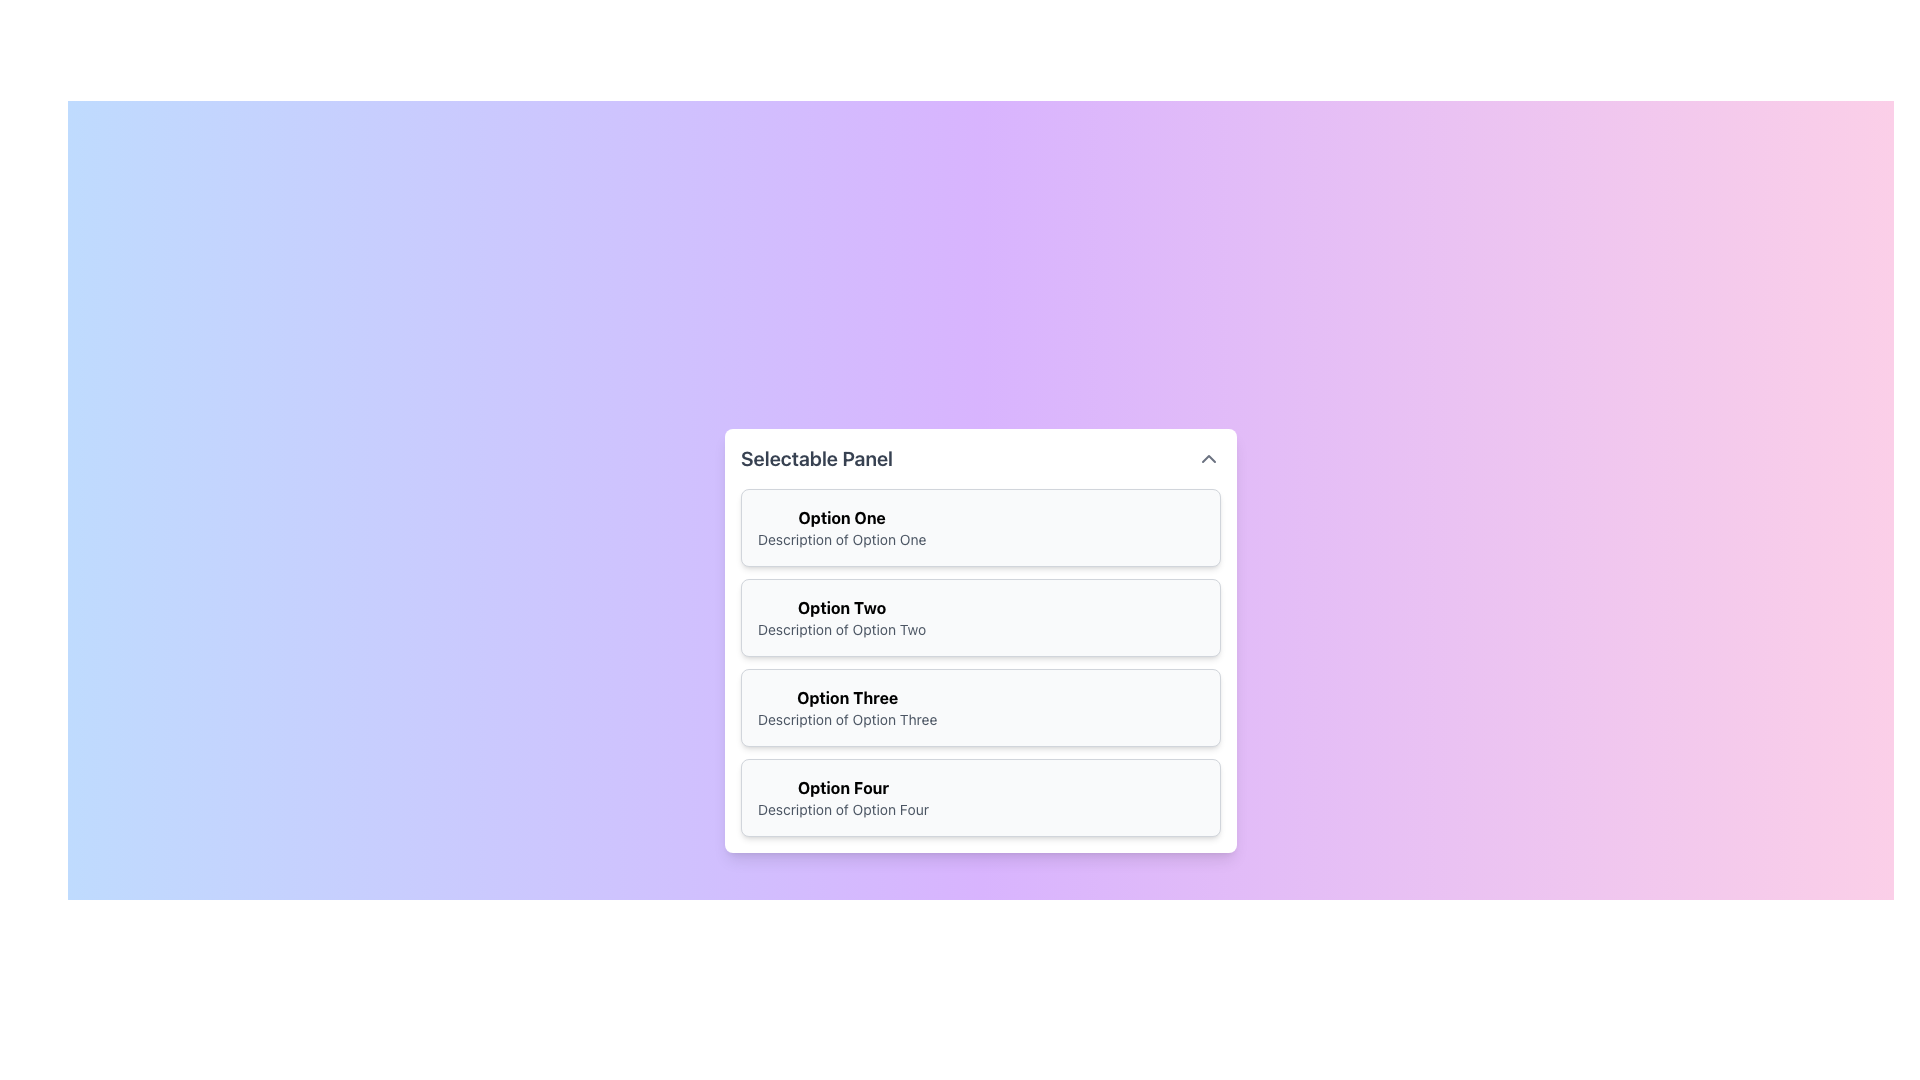 The width and height of the screenshot is (1920, 1080). I want to click on the second selectable option in a vertically stacked list, positioned below 'Option One' and above 'Option Three', so click(980, 616).